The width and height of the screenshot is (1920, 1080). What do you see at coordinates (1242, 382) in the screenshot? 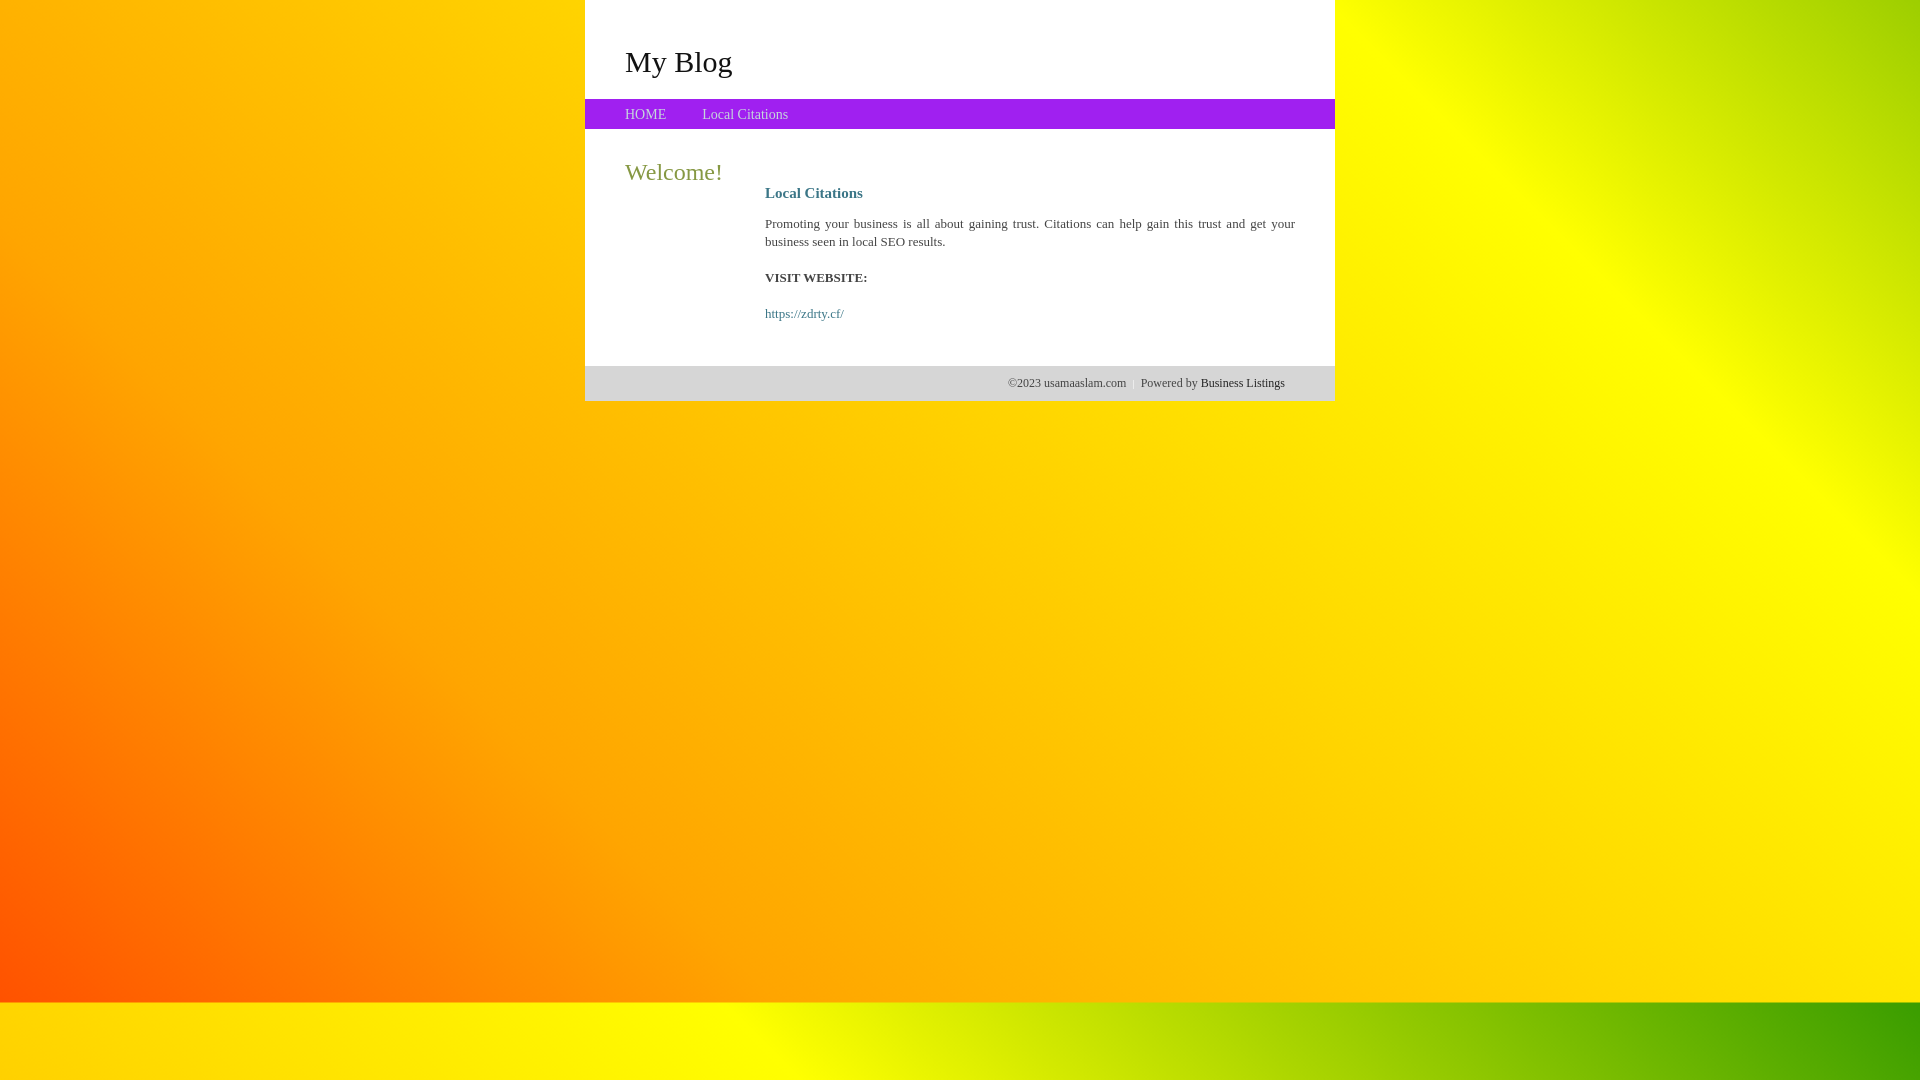
I see `'Business Listings'` at bounding box center [1242, 382].